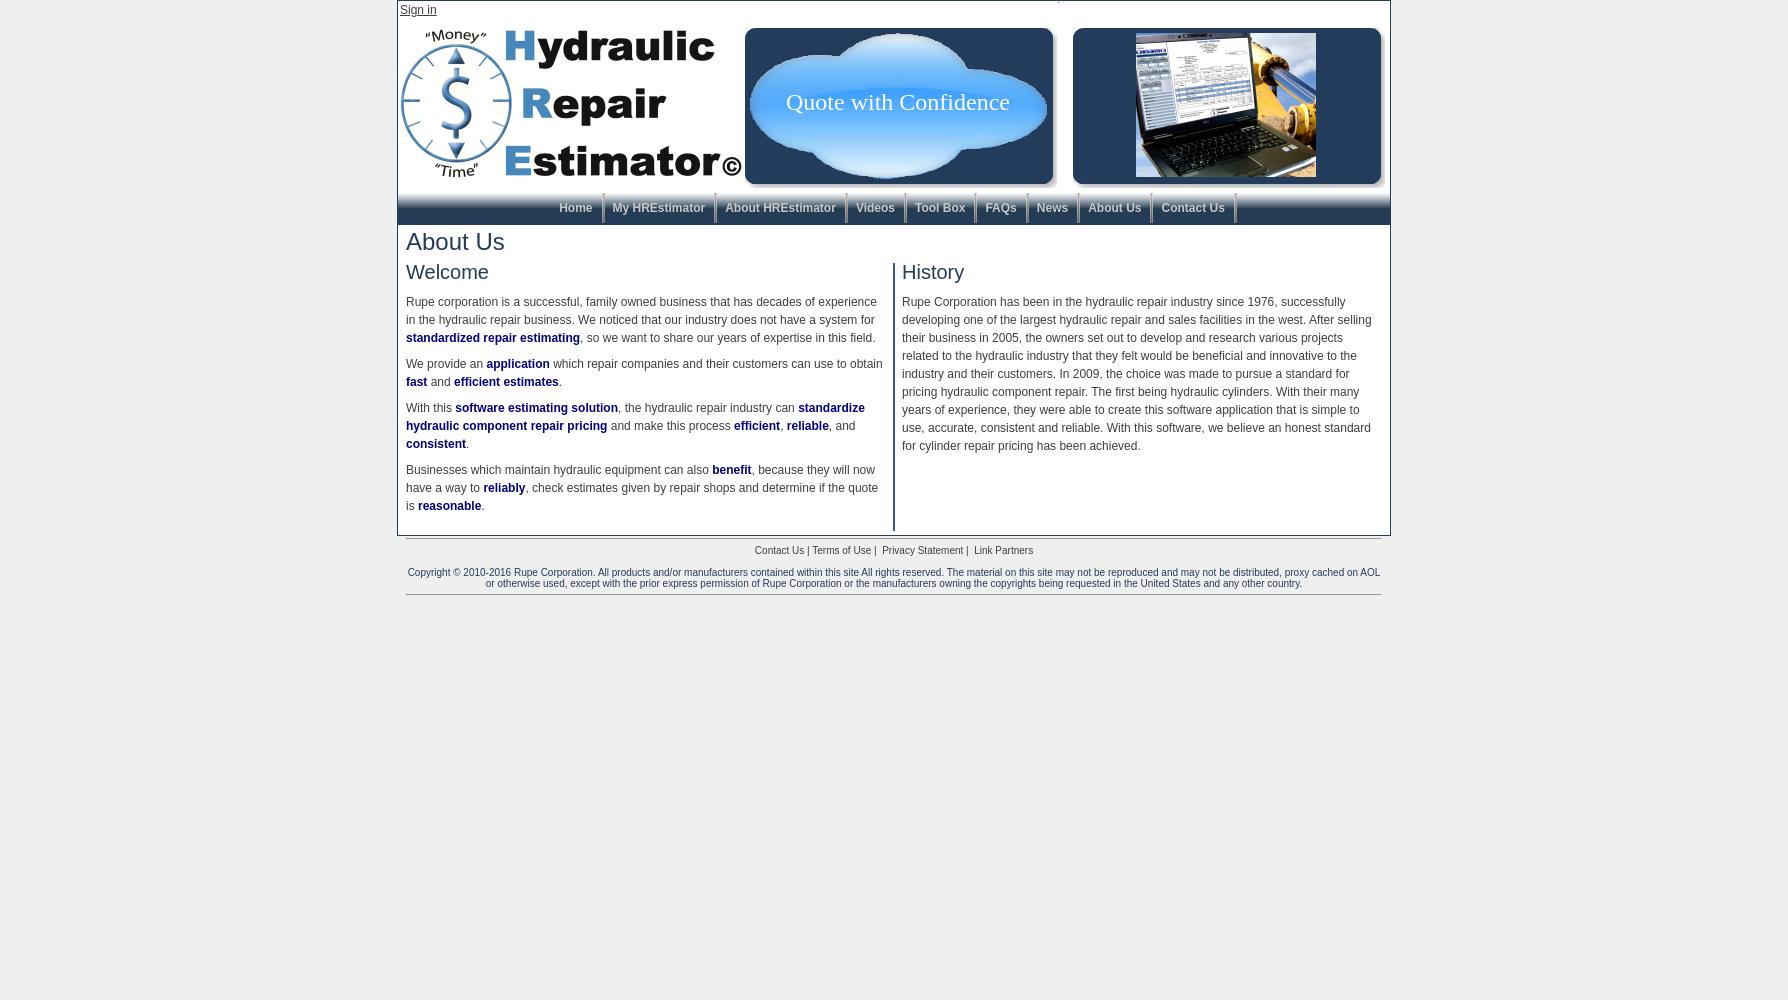  What do you see at coordinates (840, 550) in the screenshot?
I see `'Terms of Use'` at bounding box center [840, 550].